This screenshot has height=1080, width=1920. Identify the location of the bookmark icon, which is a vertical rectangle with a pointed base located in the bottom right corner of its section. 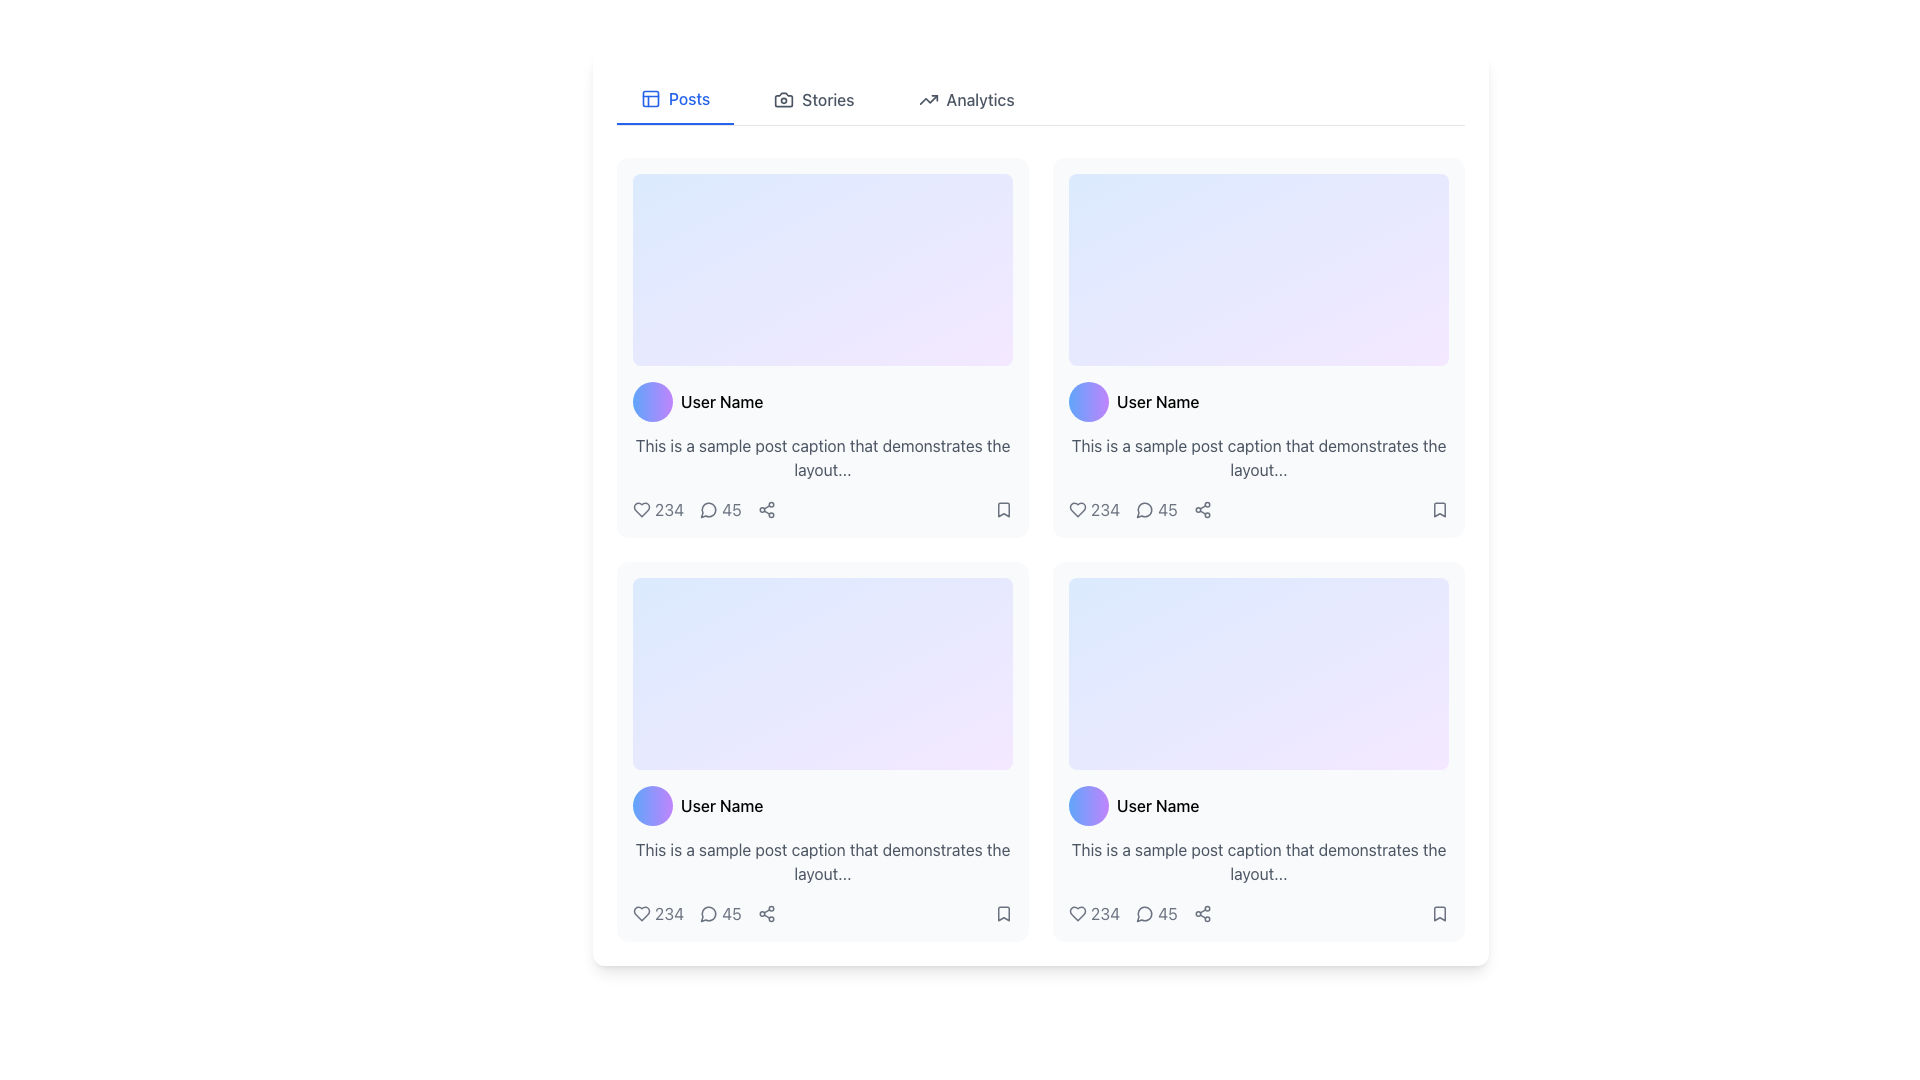
(1440, 914).